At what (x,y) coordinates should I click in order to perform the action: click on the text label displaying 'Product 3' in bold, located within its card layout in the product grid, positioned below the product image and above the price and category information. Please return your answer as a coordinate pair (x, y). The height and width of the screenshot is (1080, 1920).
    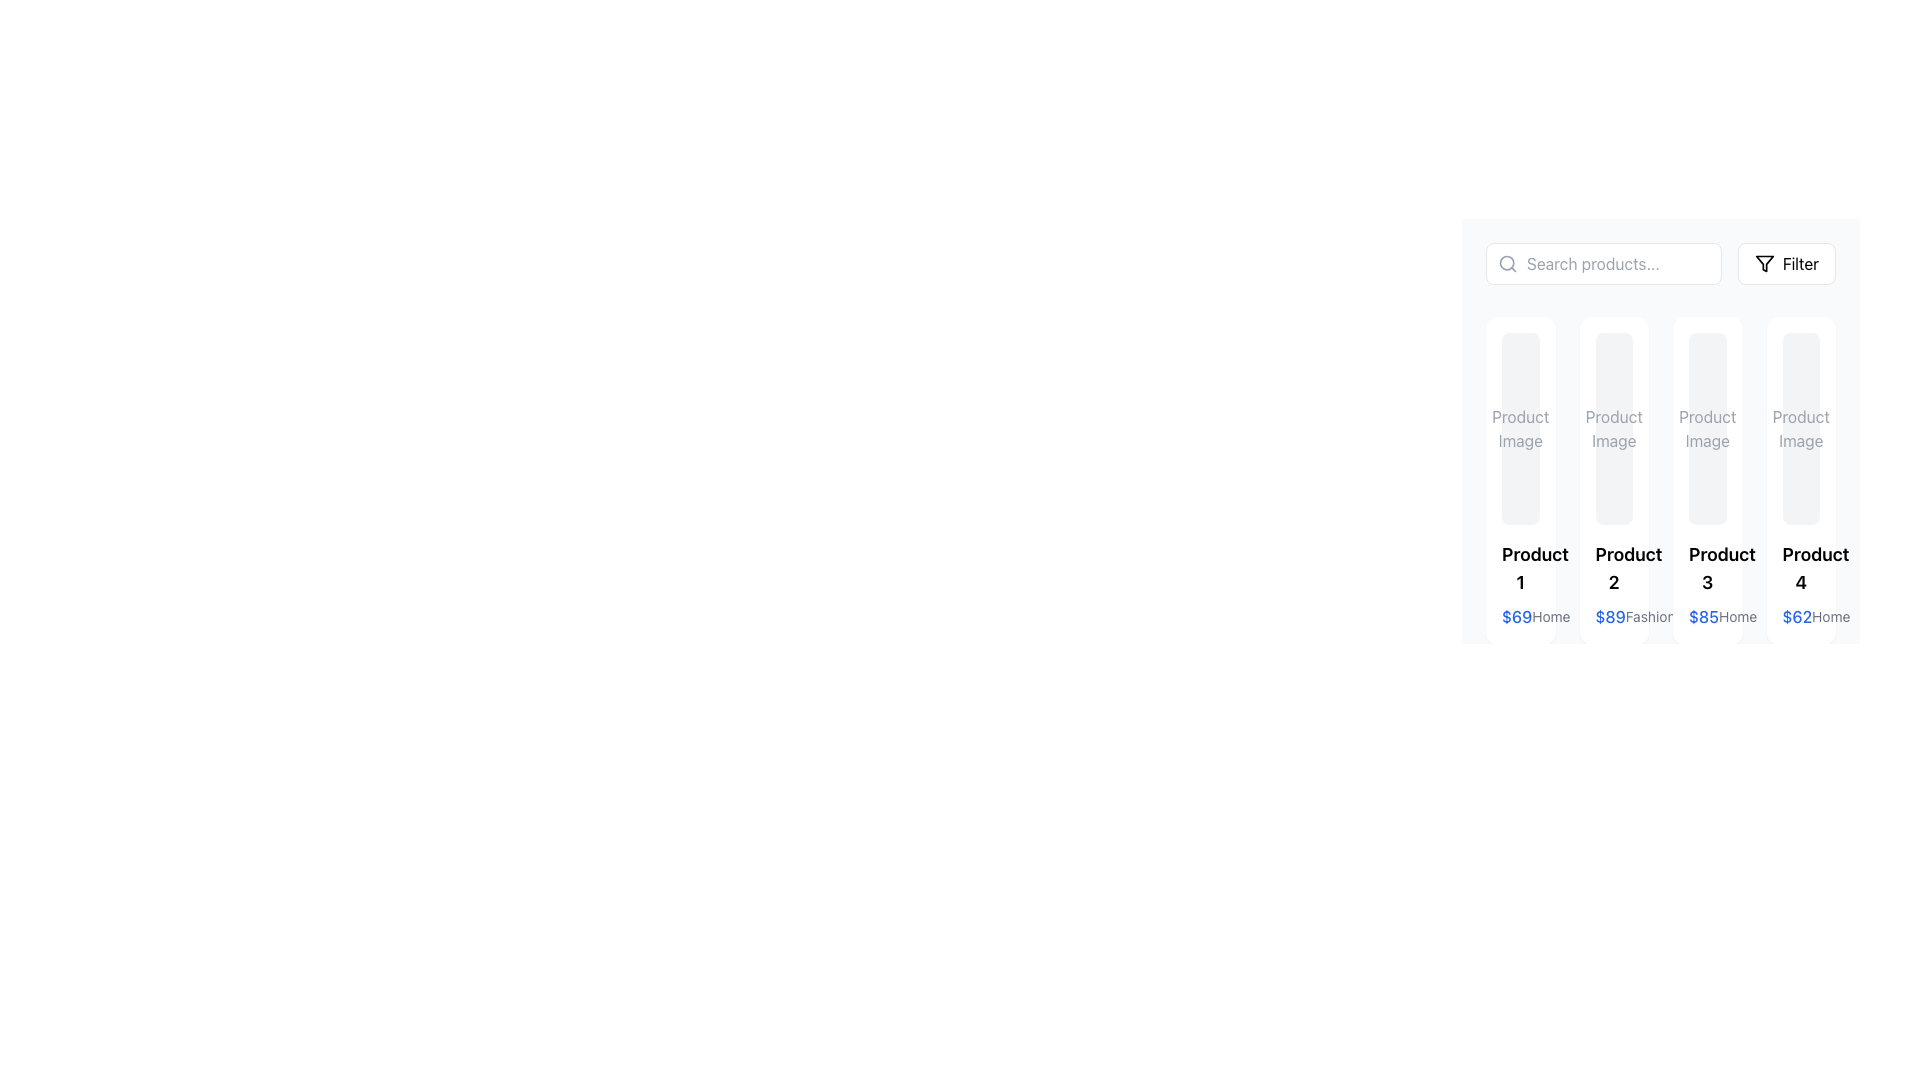
    Looking at the image, I should click on (1706, 569).